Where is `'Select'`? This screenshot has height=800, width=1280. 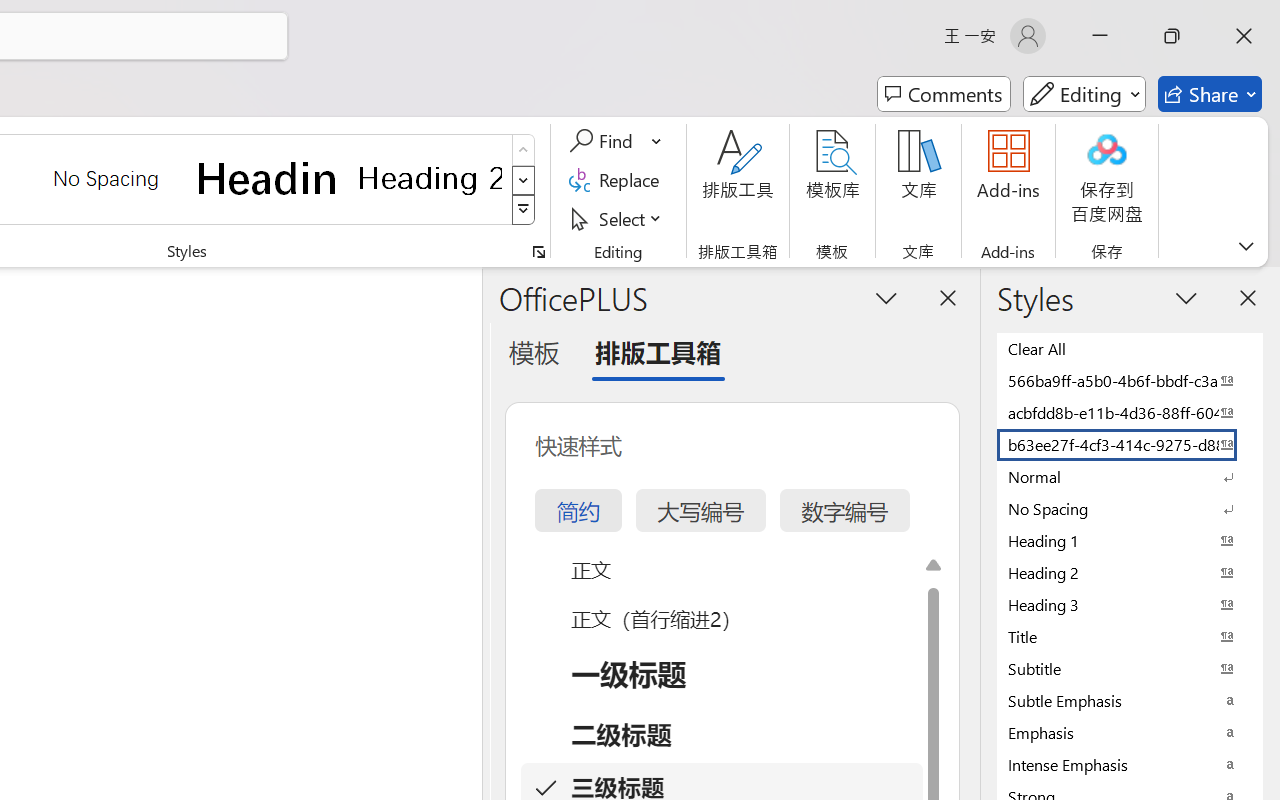 'Select' is located at coordinates (617, 218).